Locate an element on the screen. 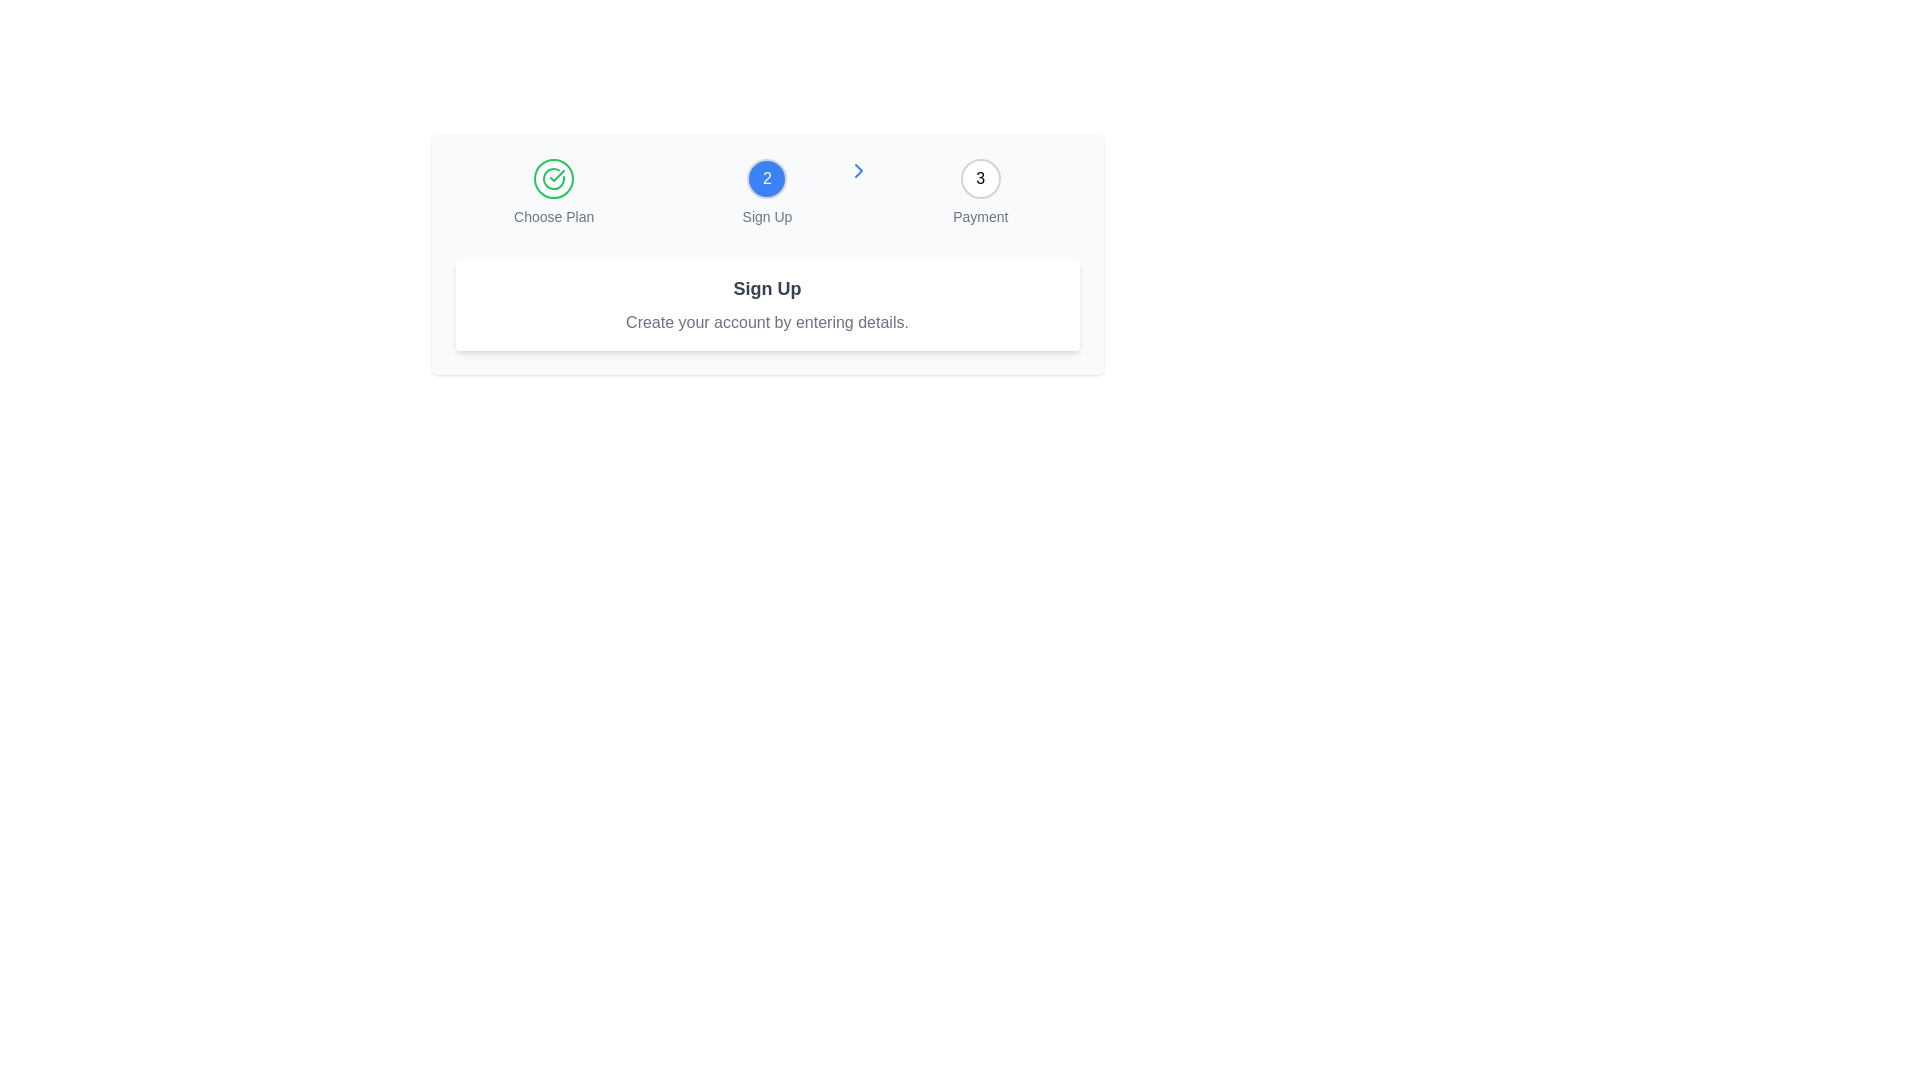 The image size is (1920, 1080). the Text Label that identifies step 2 in the process flow, which is located directly under the blue circular element labeled '2' is located at coordinates (766, 216).